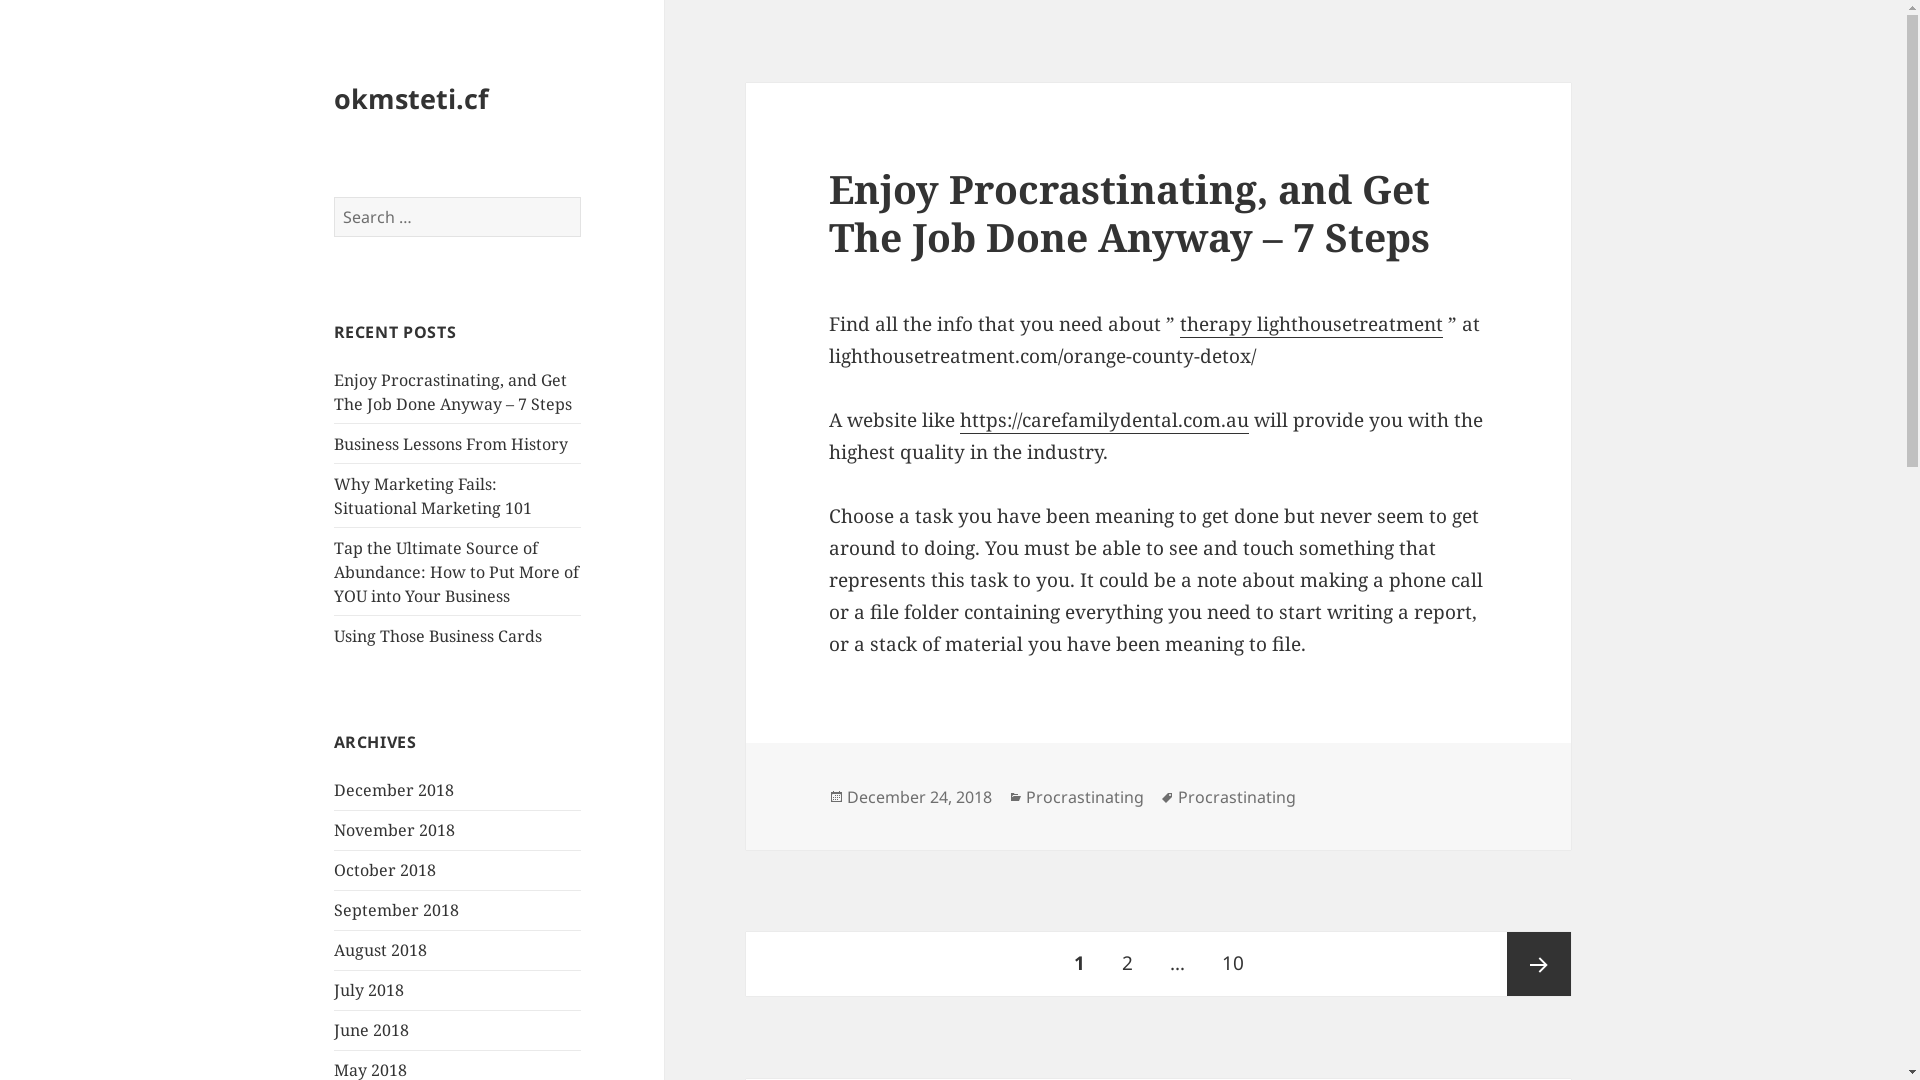  I want to click on 'July 2018', so click(369, 990).